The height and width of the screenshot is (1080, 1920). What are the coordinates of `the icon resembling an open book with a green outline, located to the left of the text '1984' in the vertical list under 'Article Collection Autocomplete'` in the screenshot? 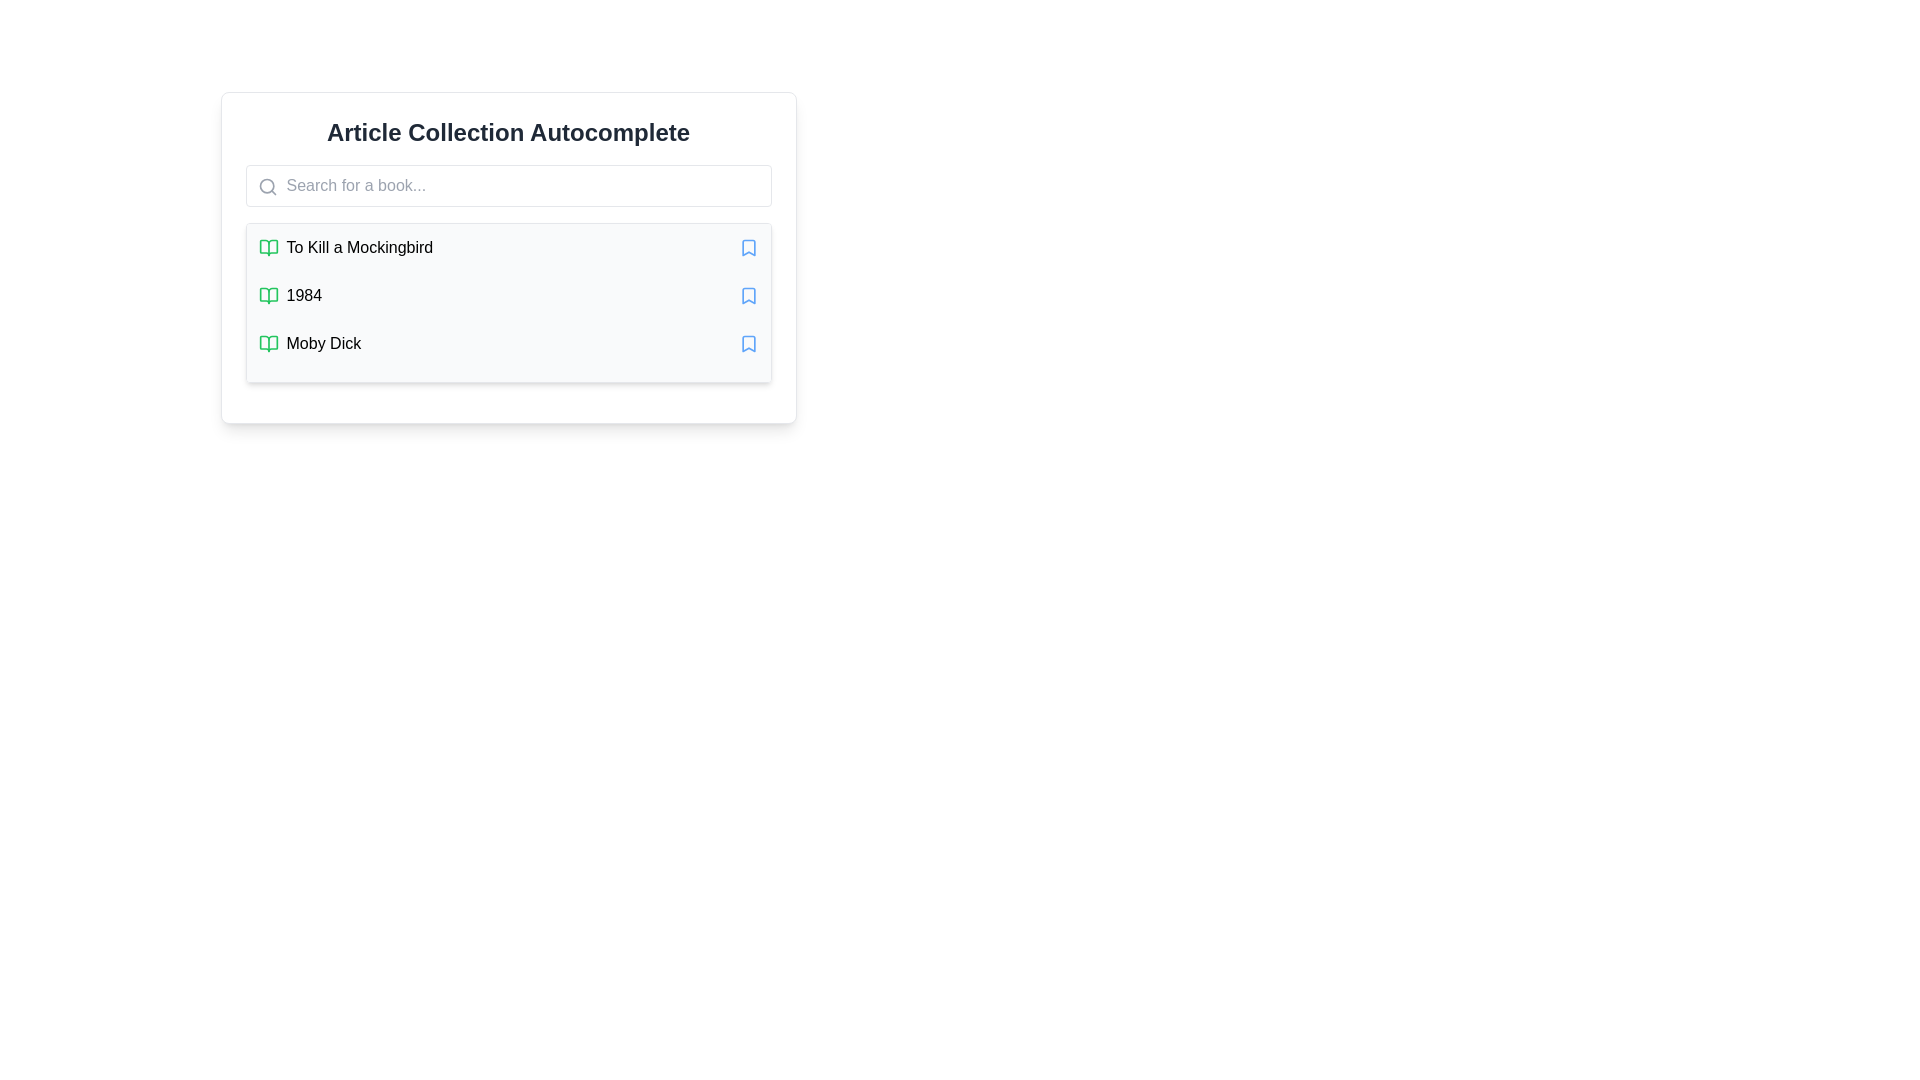 It's located at (267, 296).